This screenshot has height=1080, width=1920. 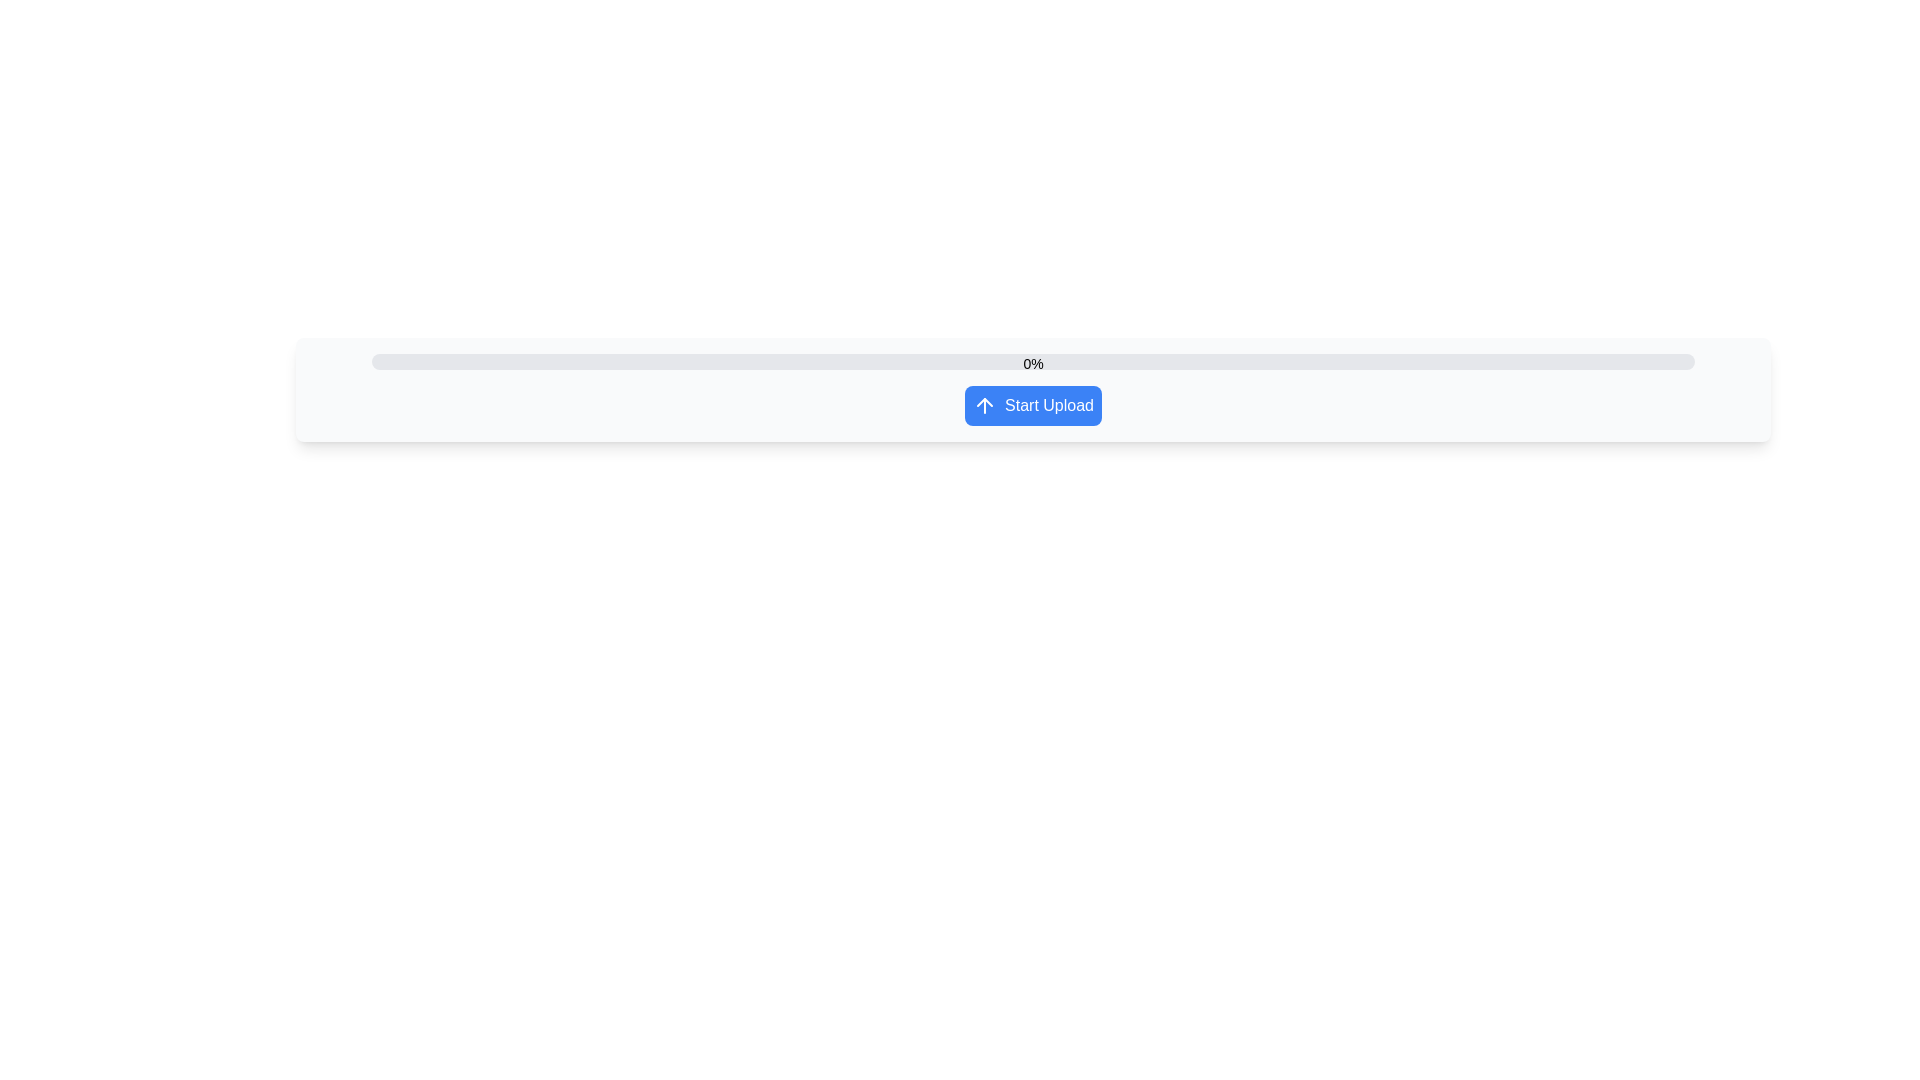 I want to click on the Text label indicating the current progress percentage, which shows 0%, so click(x=1033, y=363).